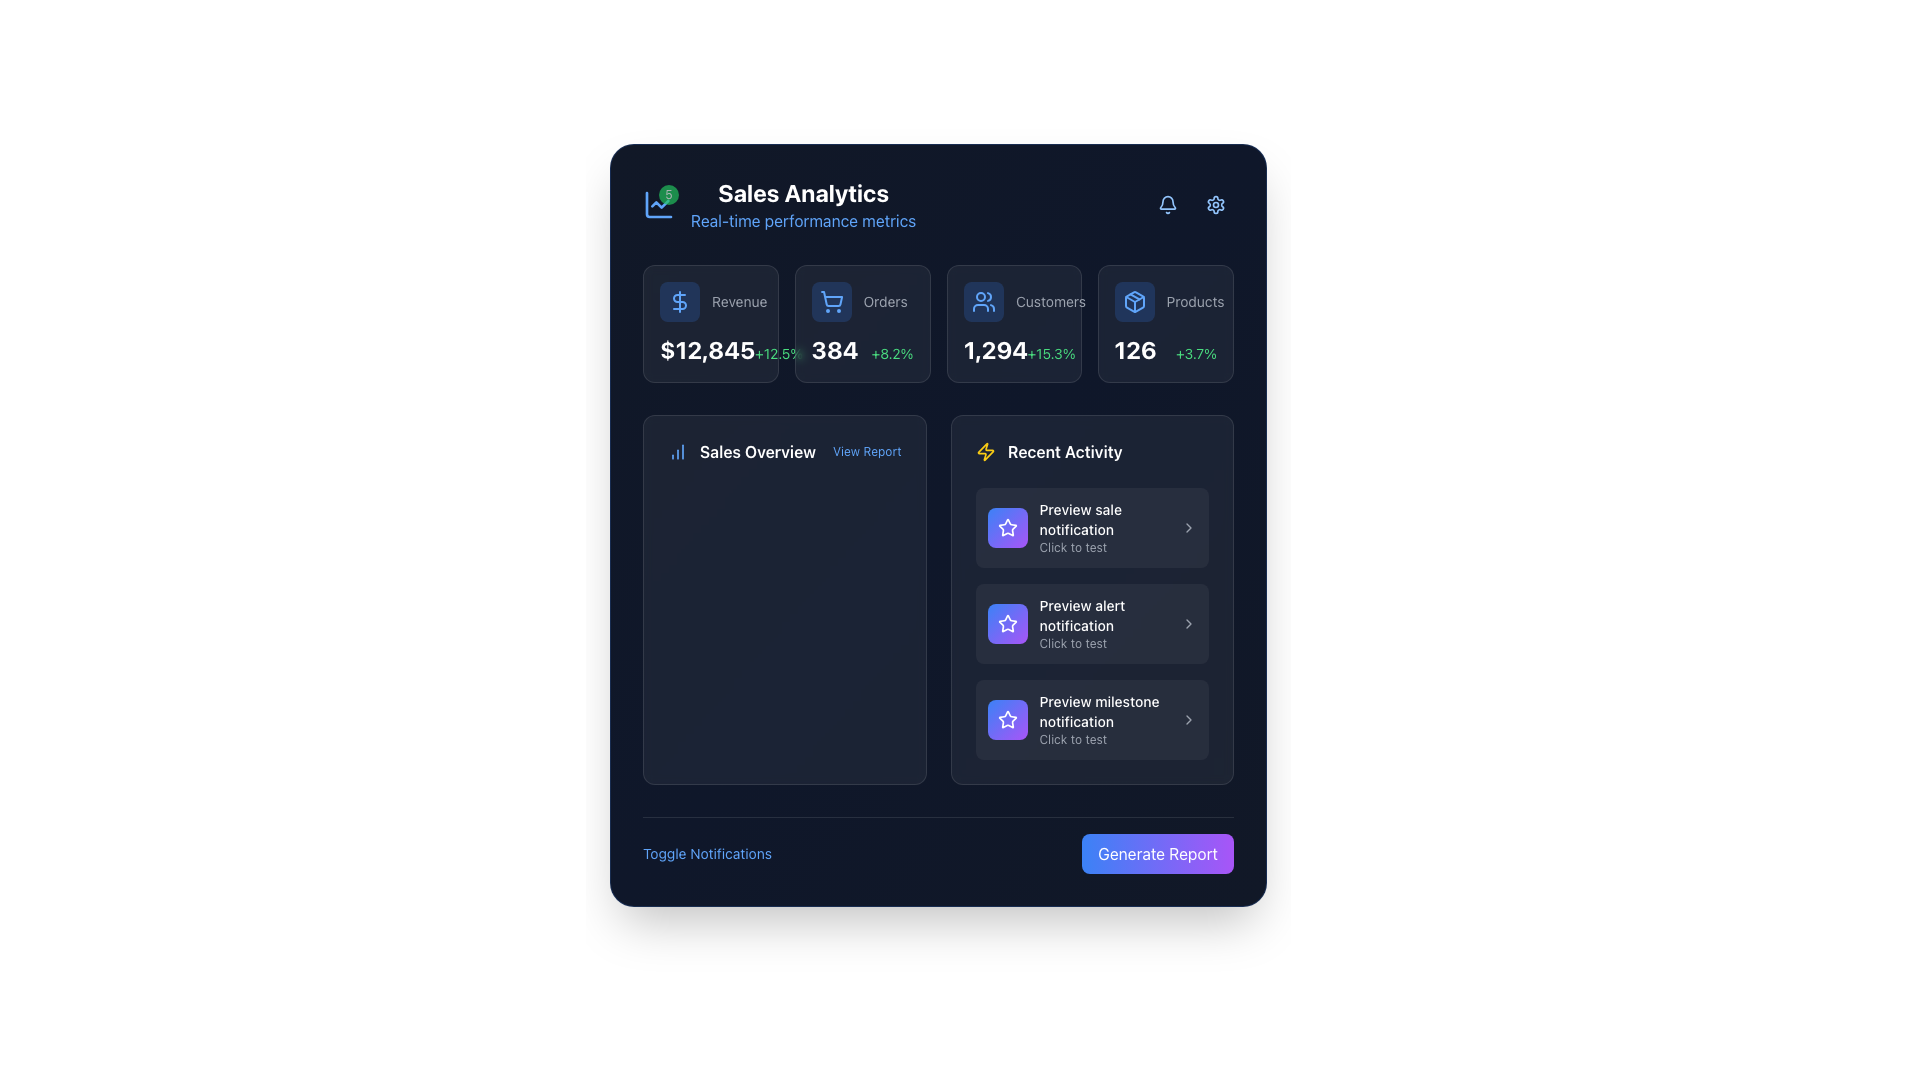 The image size is (1920, 1080). What do you see at coordinates (668, 195) in the screenshot?
I see `the status of the Notification badge, which indicates the number of new or unread items, positioned at the top-right corner of the chart line graph icon` at bounding box center [668, 195].